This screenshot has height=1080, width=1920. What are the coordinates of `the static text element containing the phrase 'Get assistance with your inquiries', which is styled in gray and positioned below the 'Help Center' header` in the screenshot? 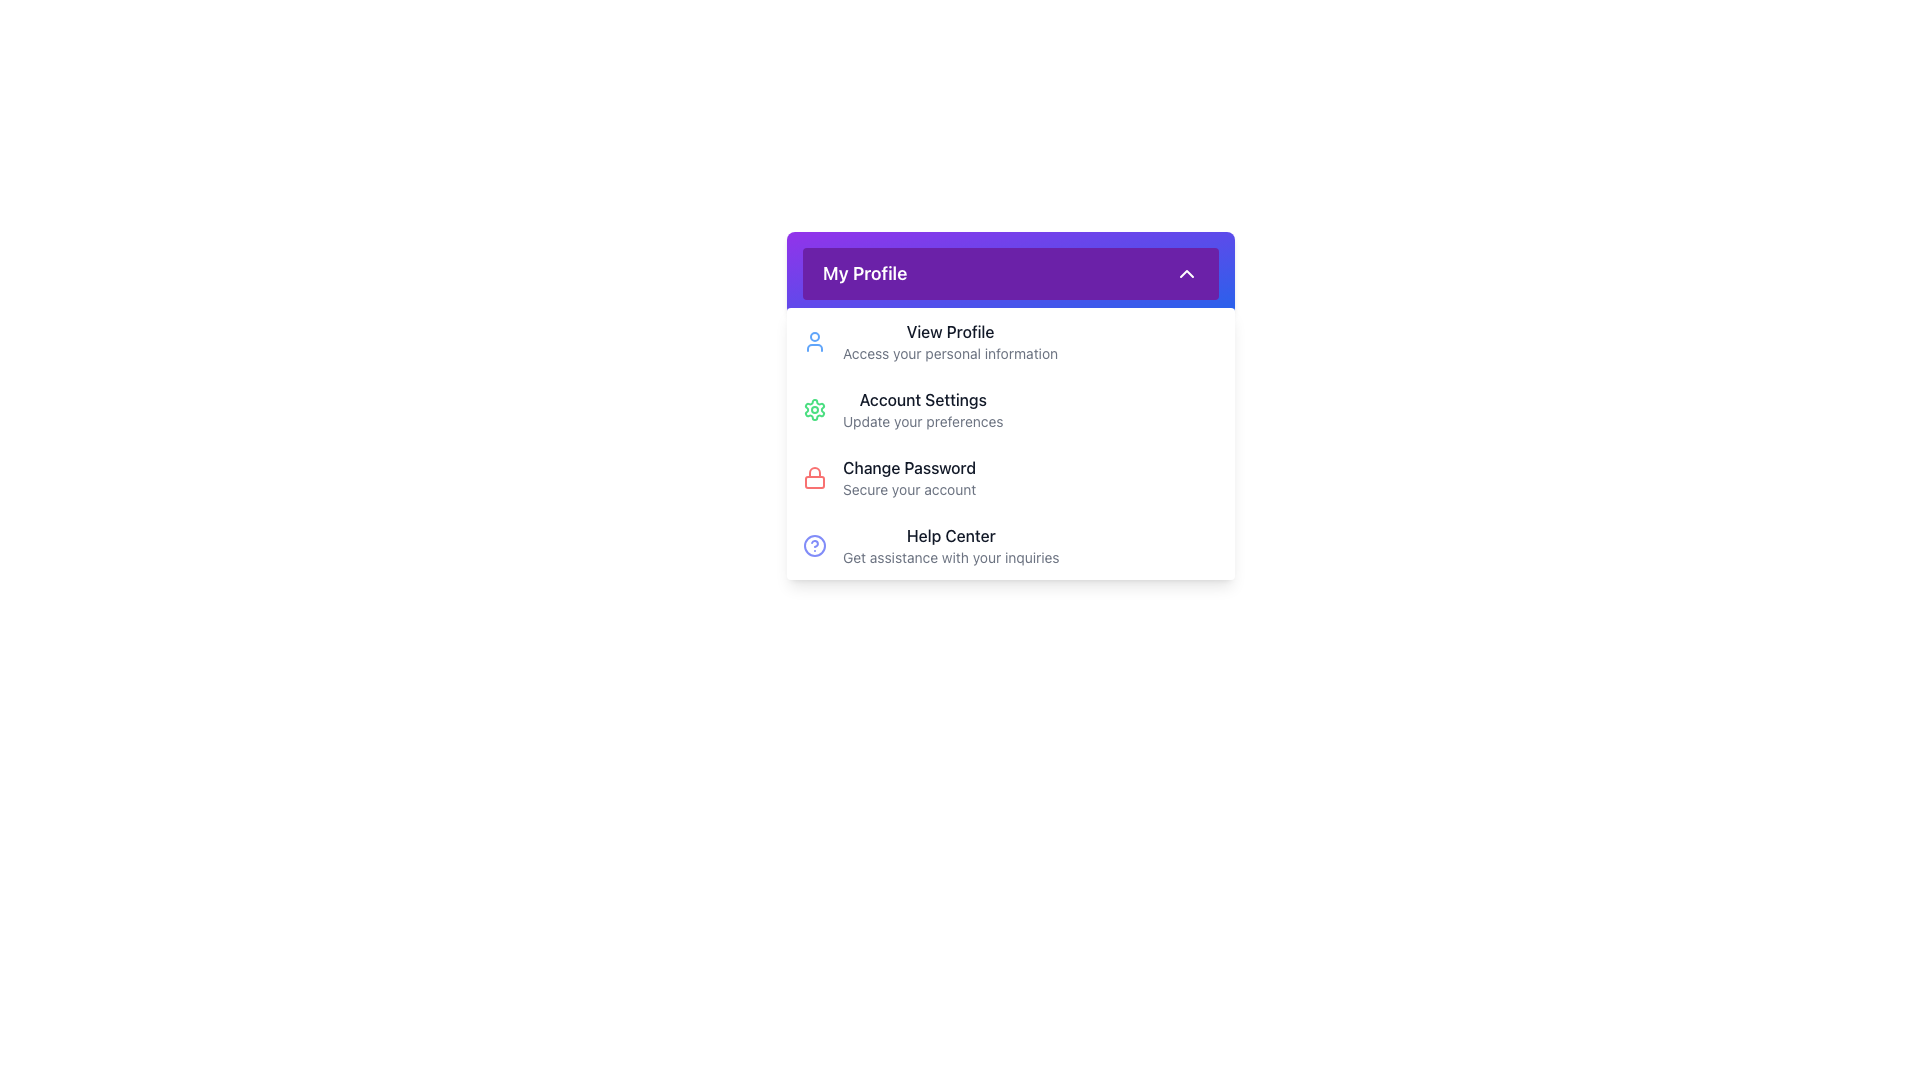 It's located at (950, 558).